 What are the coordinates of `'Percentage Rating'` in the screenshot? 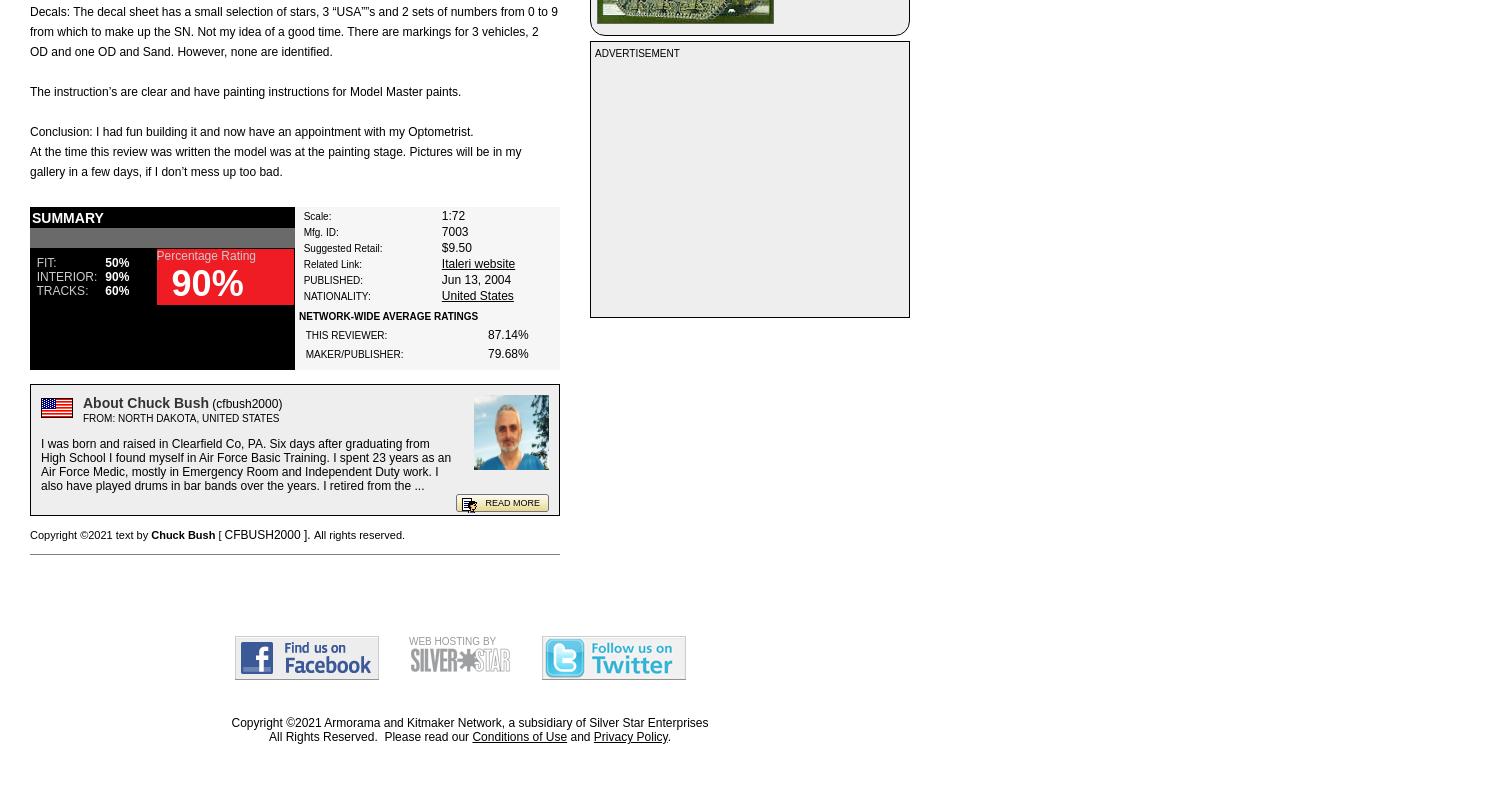 It's located at (204, 254).